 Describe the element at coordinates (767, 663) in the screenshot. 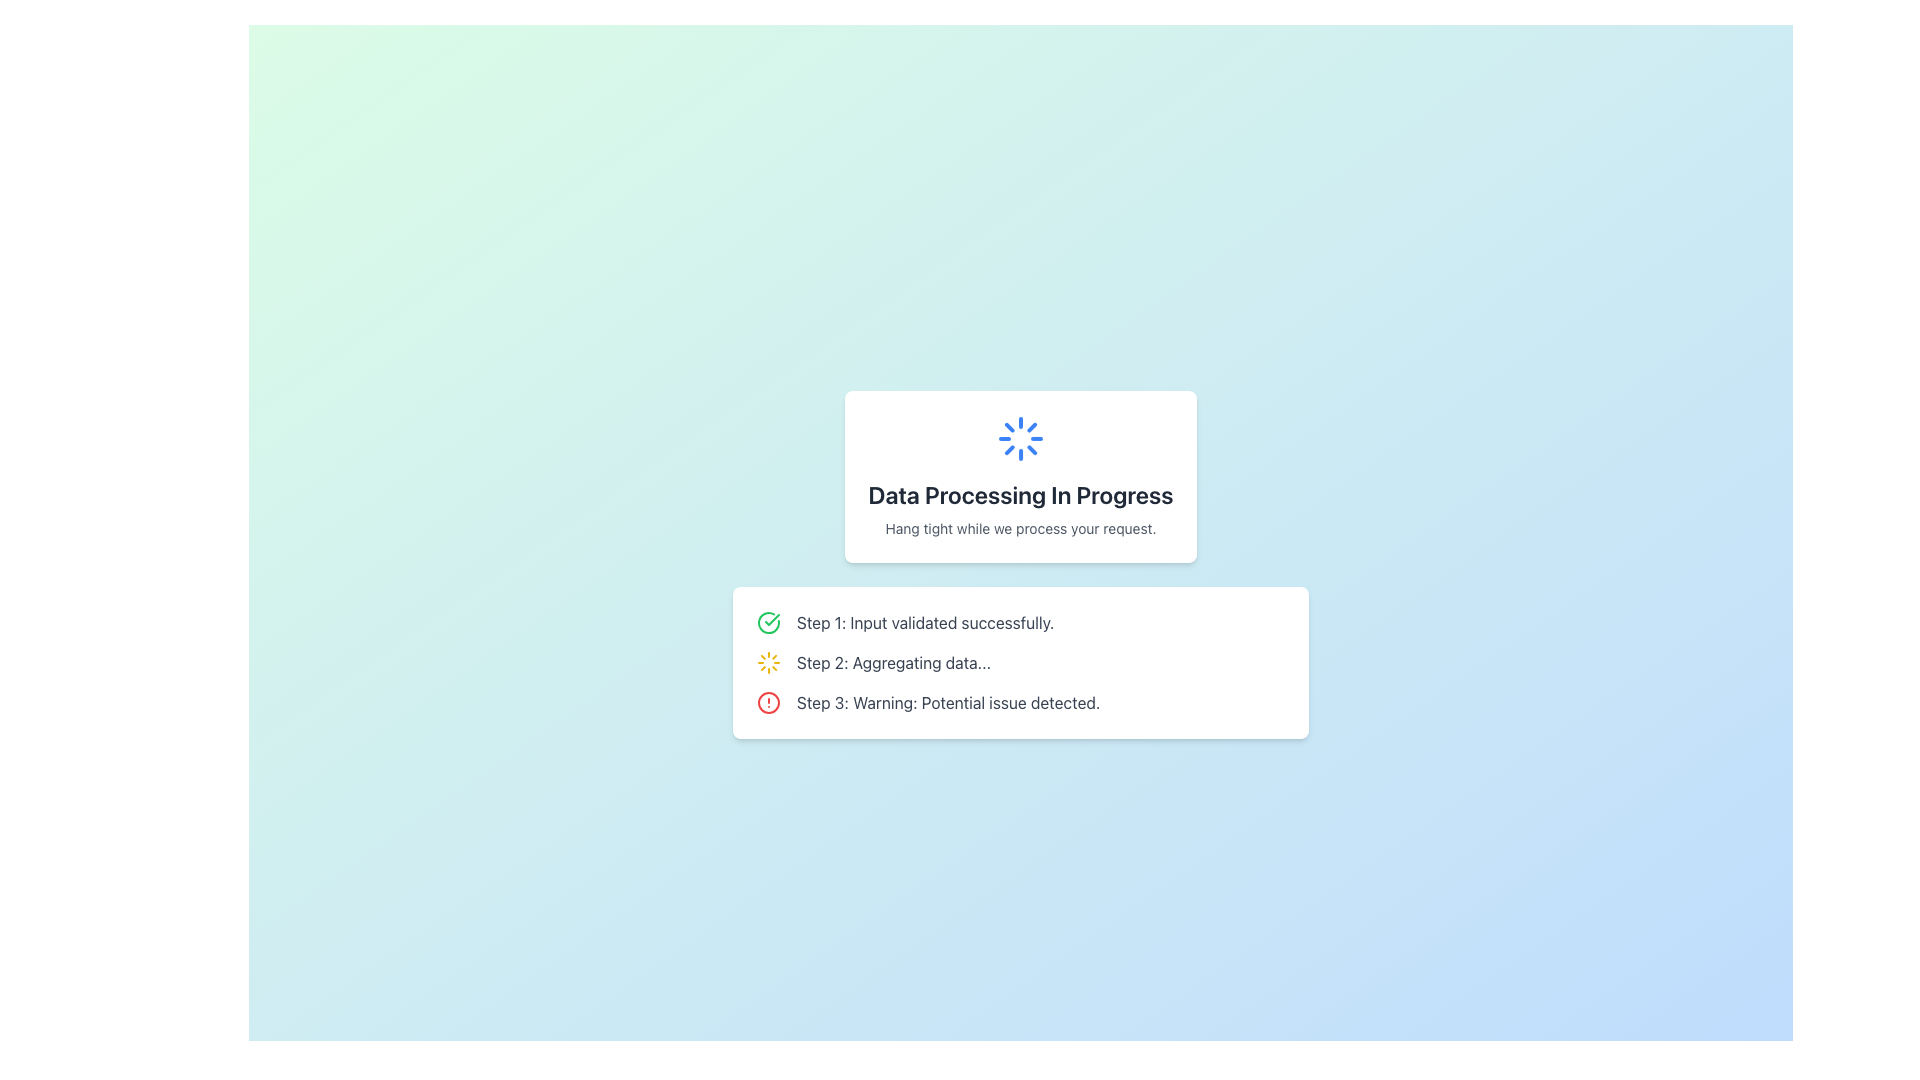

I see `the bright yellow spinner loader icon indicating the loading state for 'Step 2: Aggregating data...'` at that location.